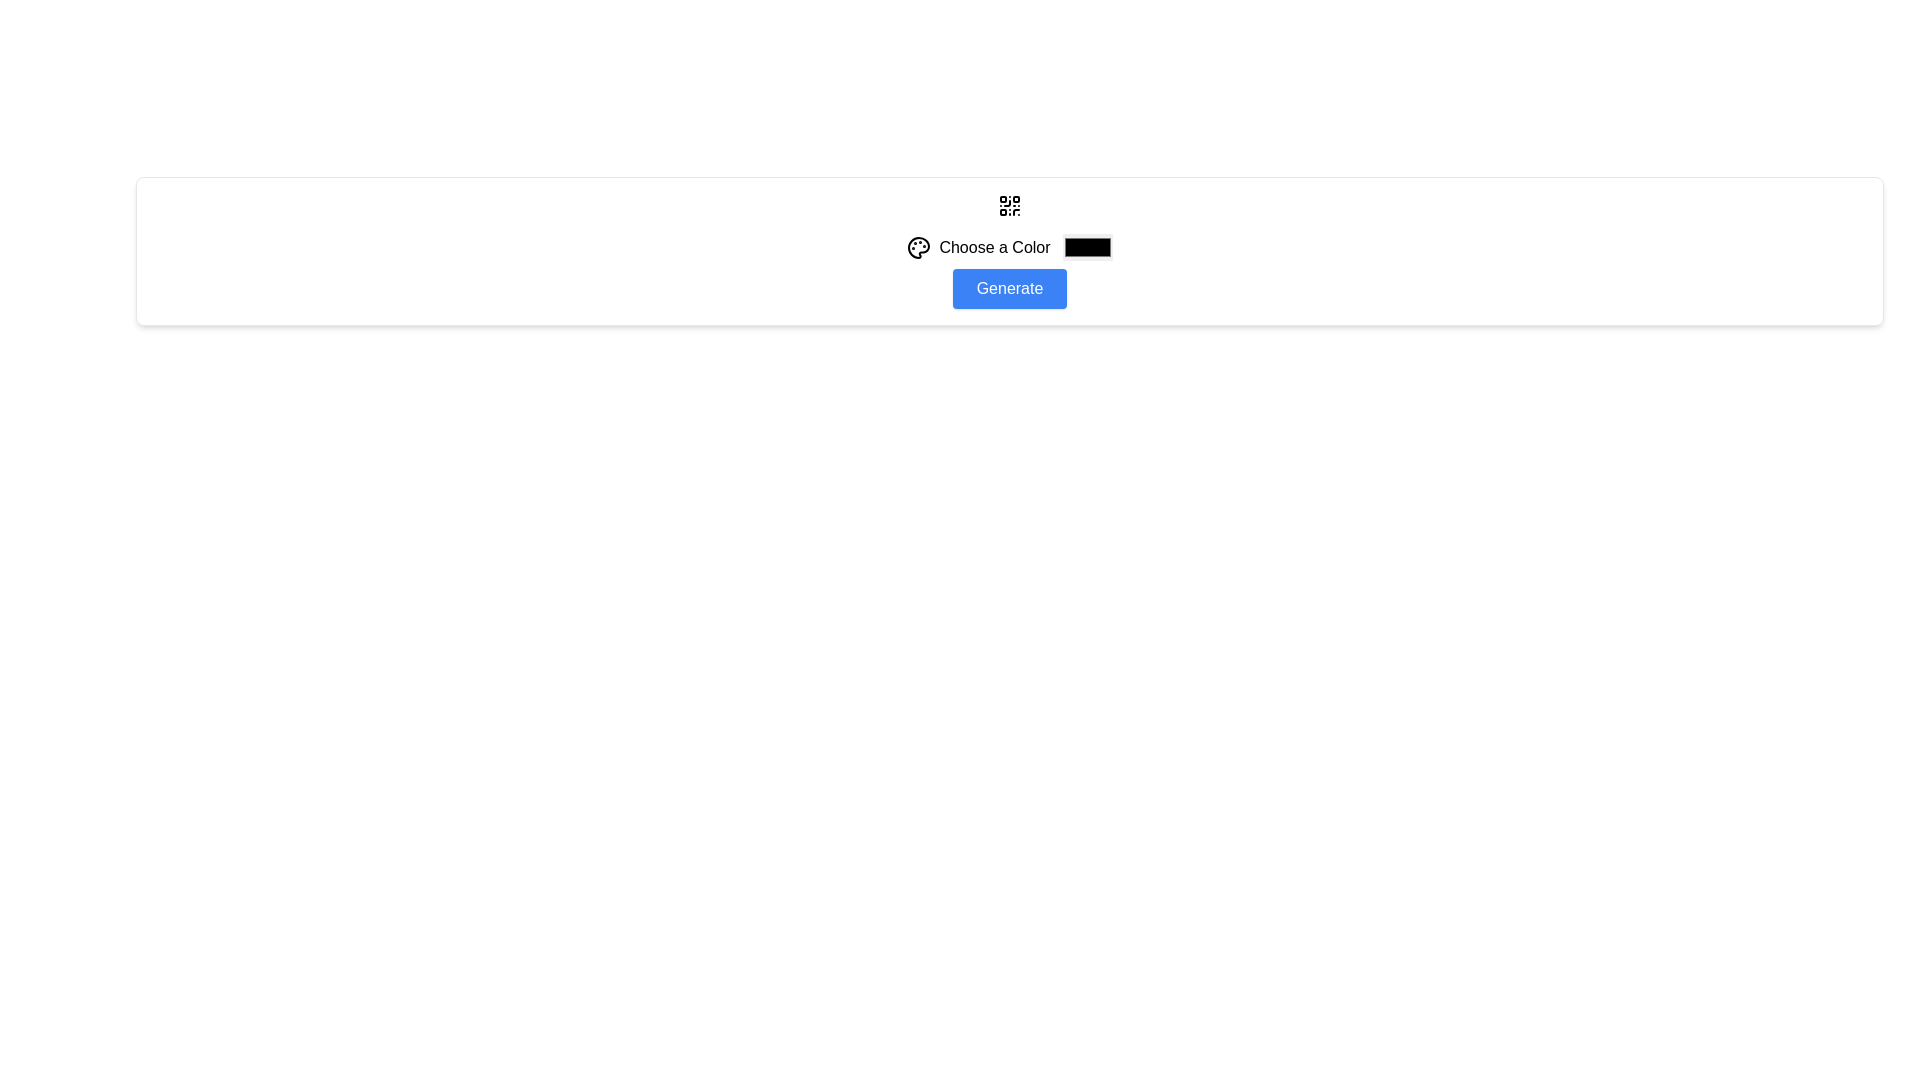 This screenshot has height=1080, width=1920. What do you see at coordinates (918, 246) in the screenshot?
I see `the painter's palette icon located to the immediate left of the 'Choose a Color' text in the middle of the user interface` at bounding box center [918, 246].